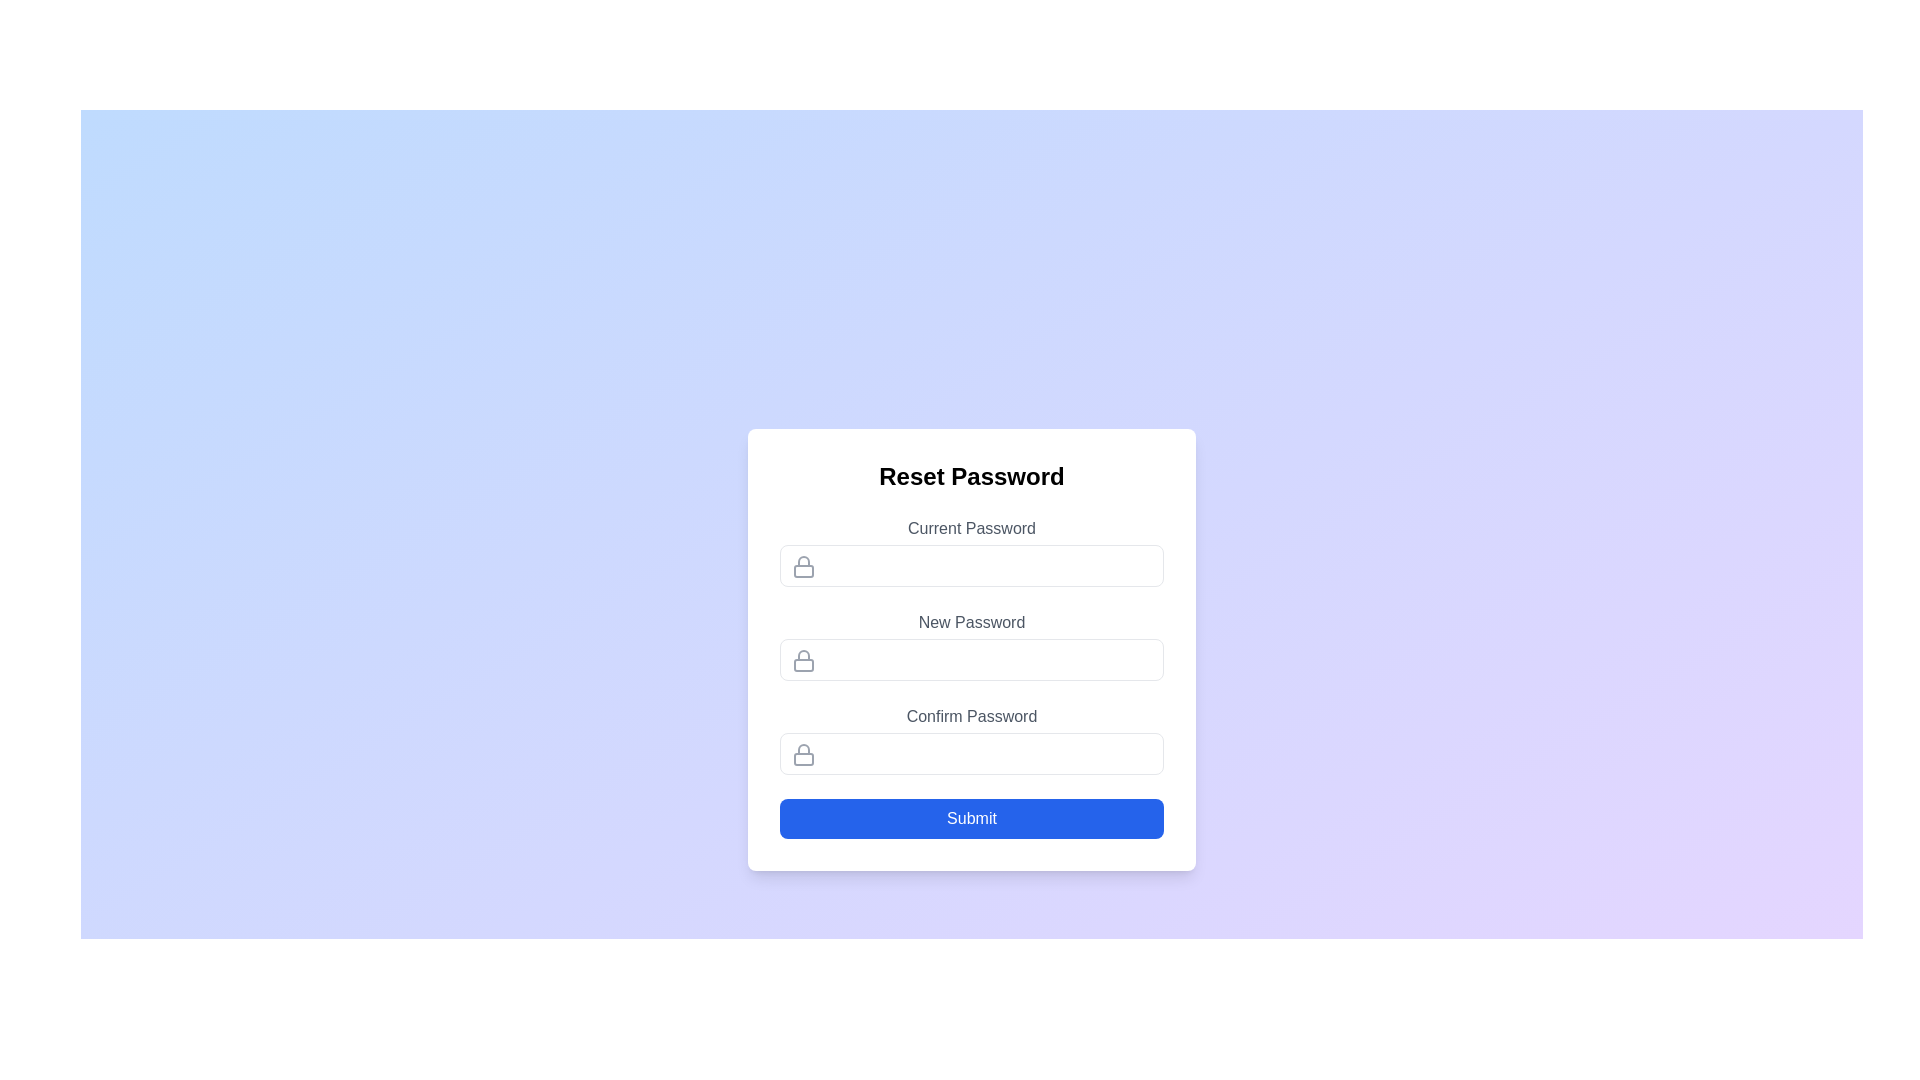 This screenshot has width=1920, height=1080. Describe the element at coordinates (804, 561) in the screenshot. I see `the upper arc part of the lock symbol in the password input field labeled 'Current Password'` at that location.